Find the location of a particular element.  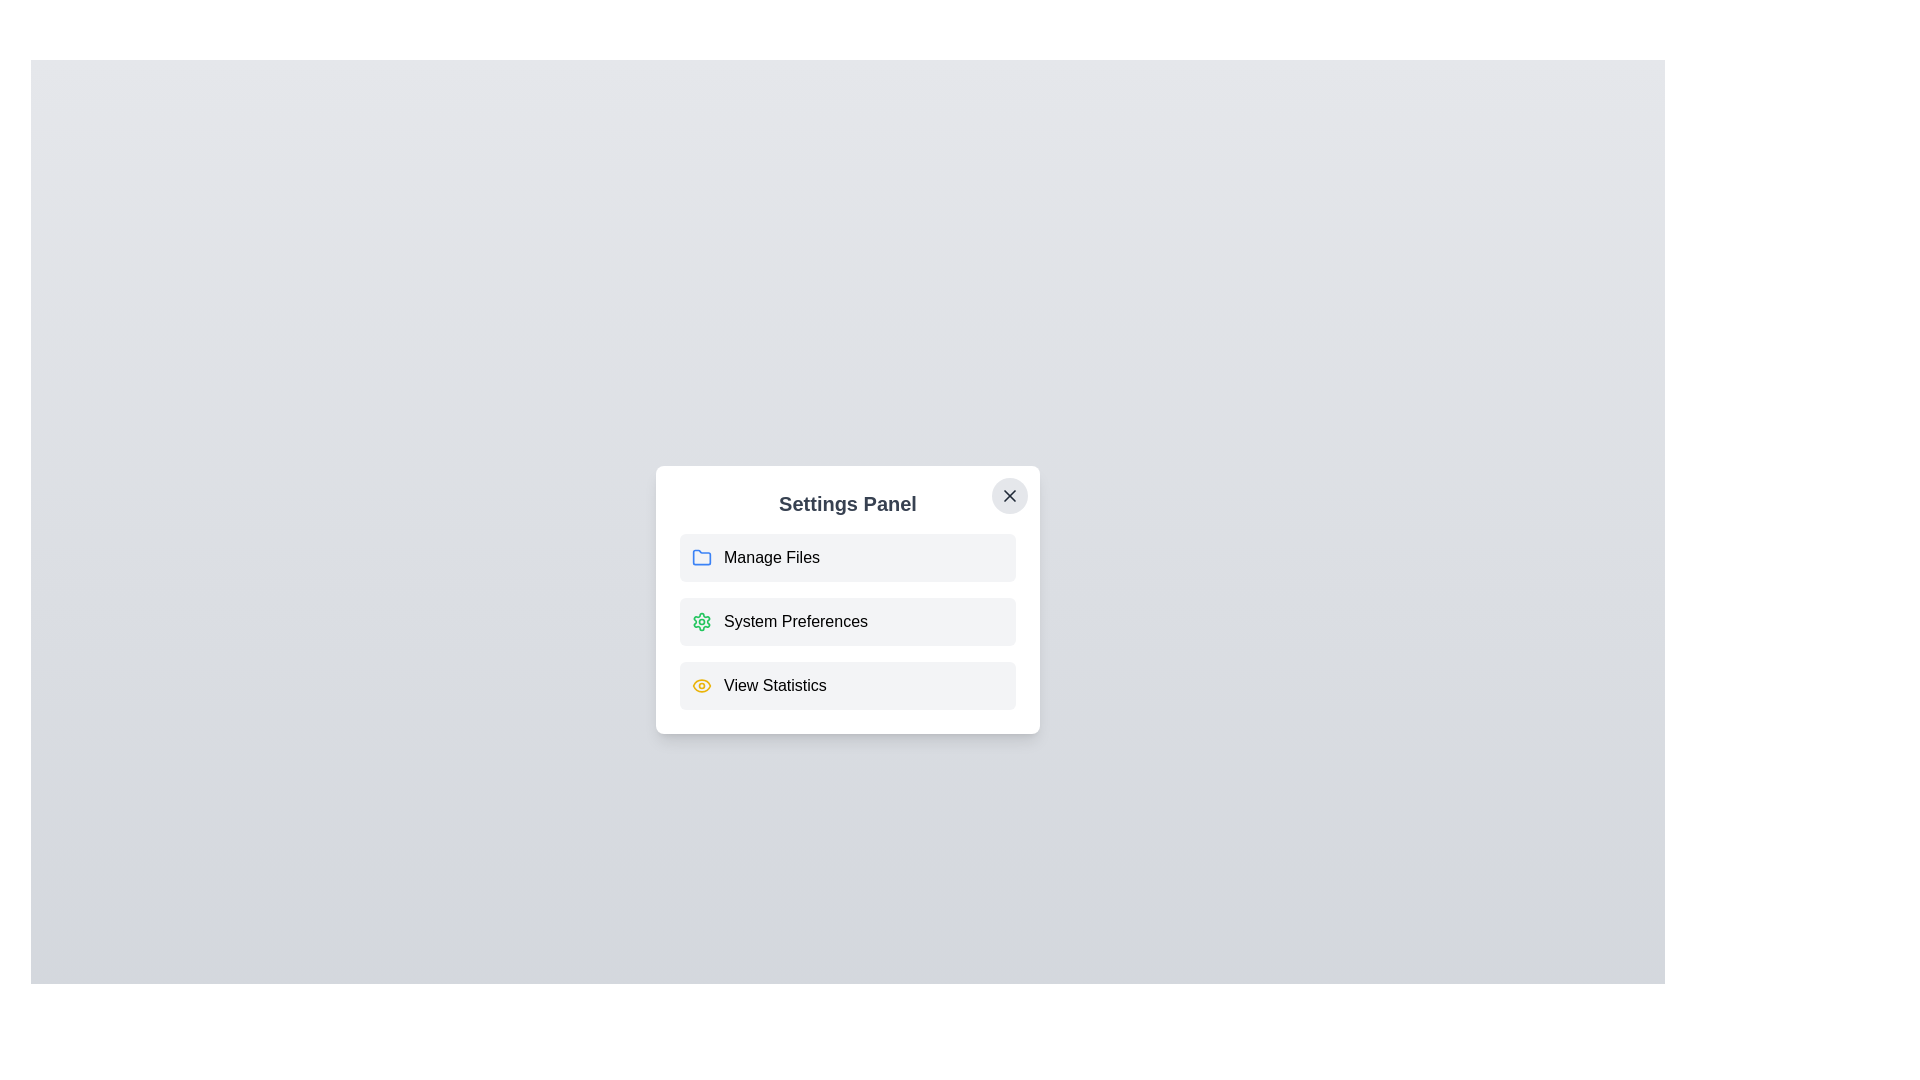

the third button in the vertical list within the 'Settings Panel' is located at coordinates (848, 685).